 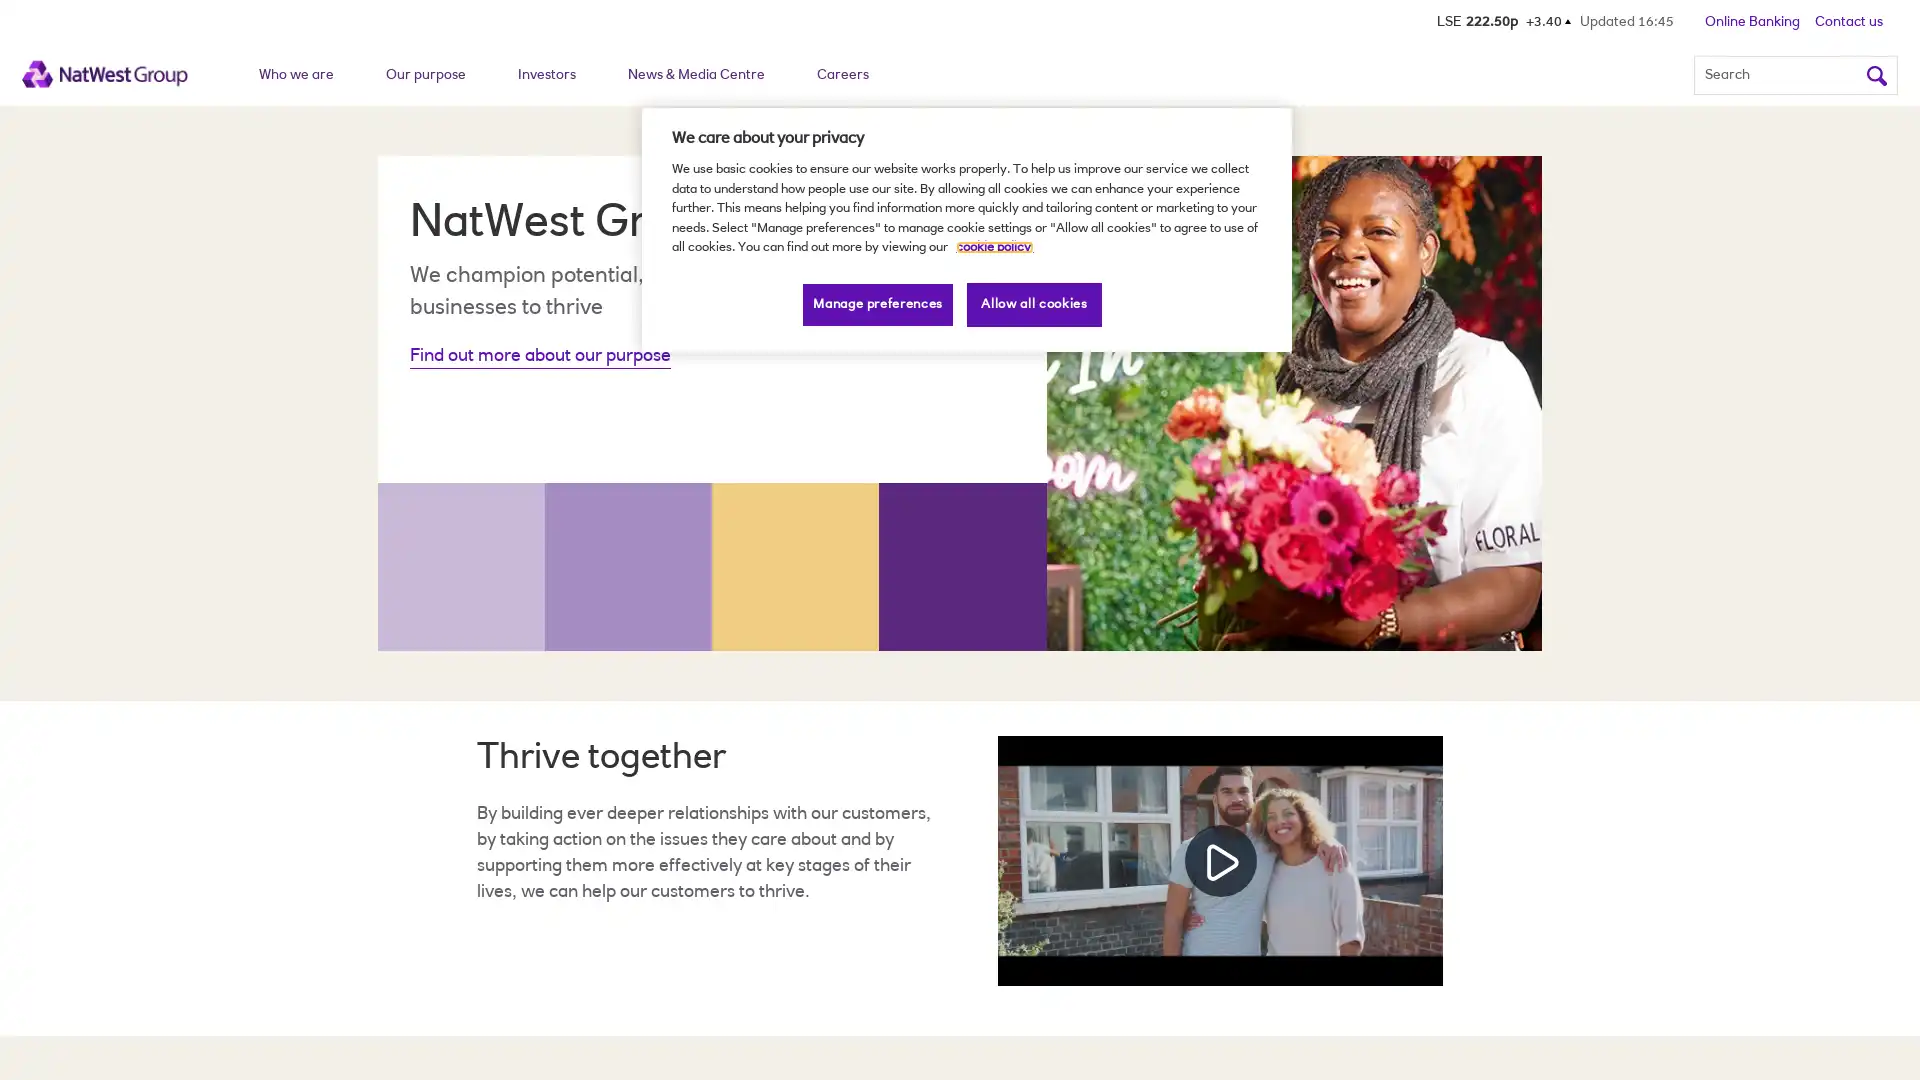 I want to click on Allow all cookies, so click(x=1034, y=304).